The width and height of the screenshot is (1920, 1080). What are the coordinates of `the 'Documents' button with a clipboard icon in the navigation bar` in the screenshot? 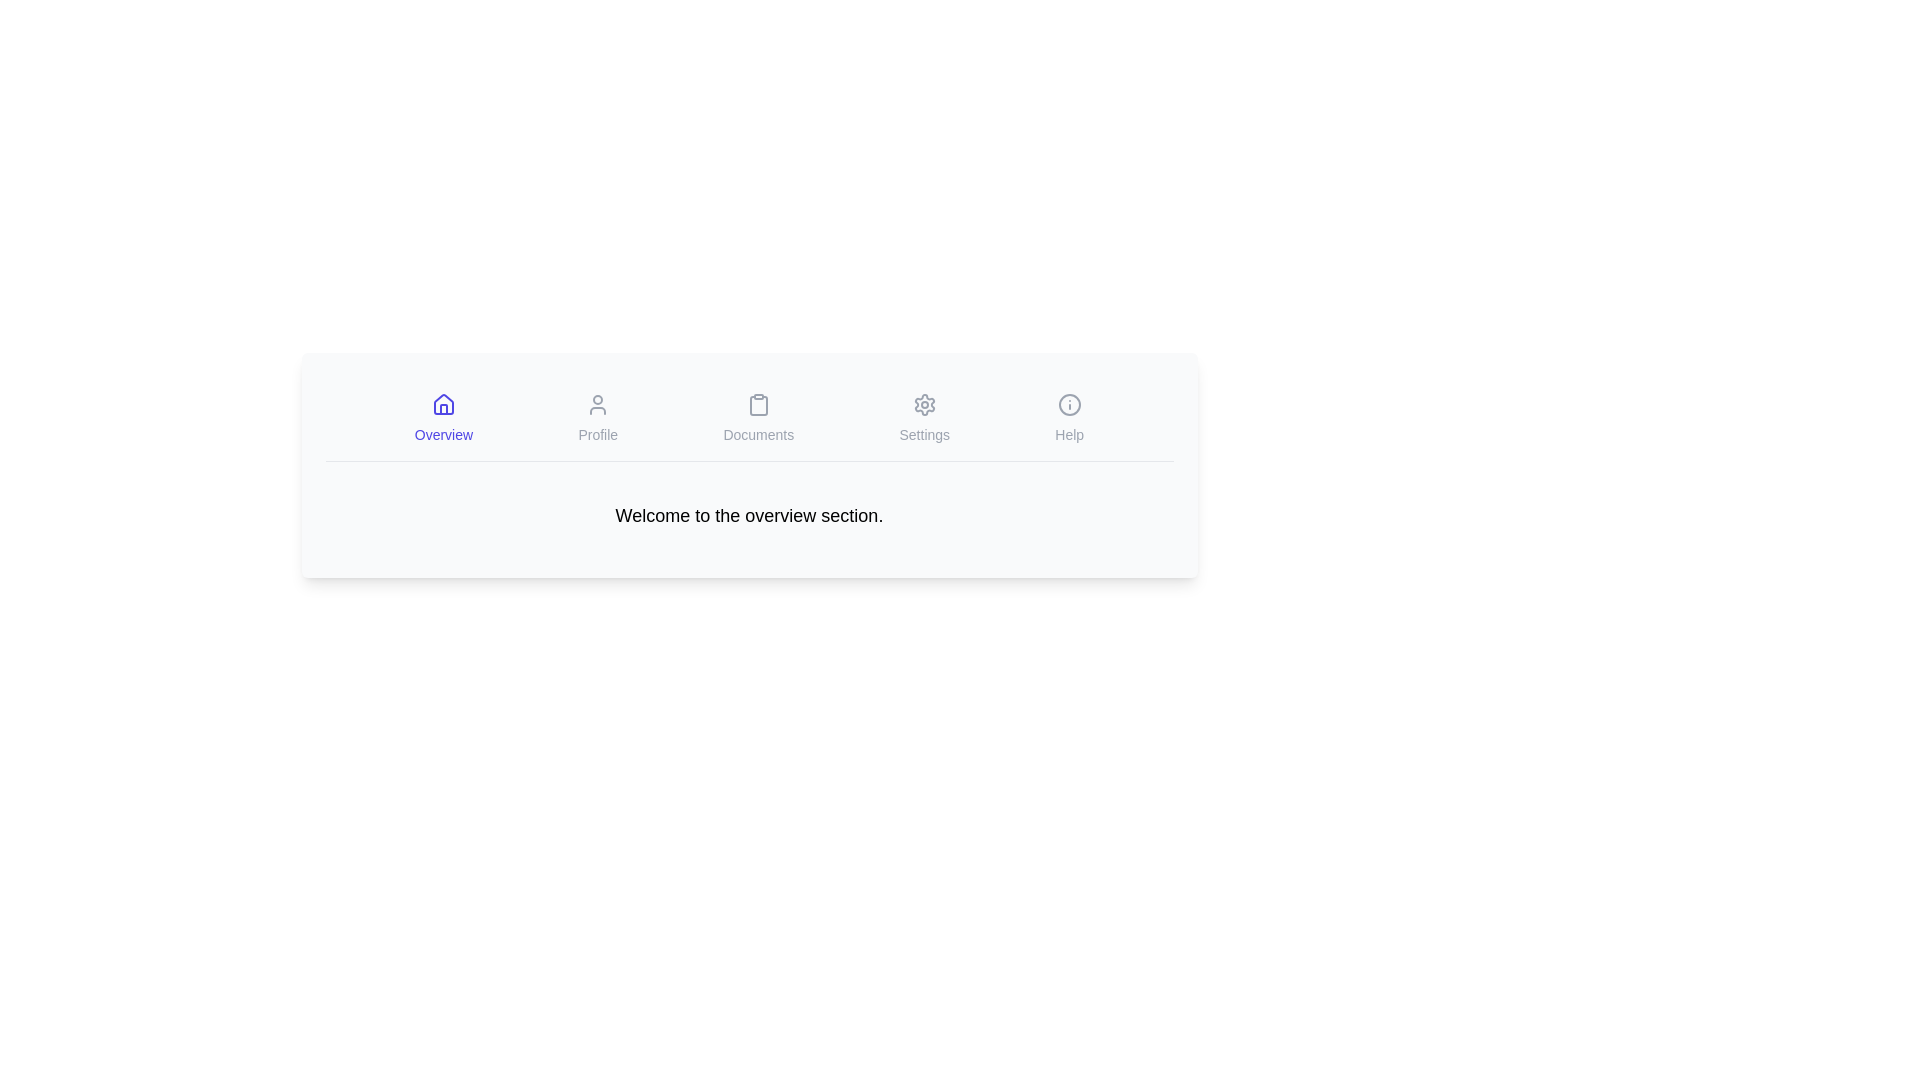 It's located at (757, 418).